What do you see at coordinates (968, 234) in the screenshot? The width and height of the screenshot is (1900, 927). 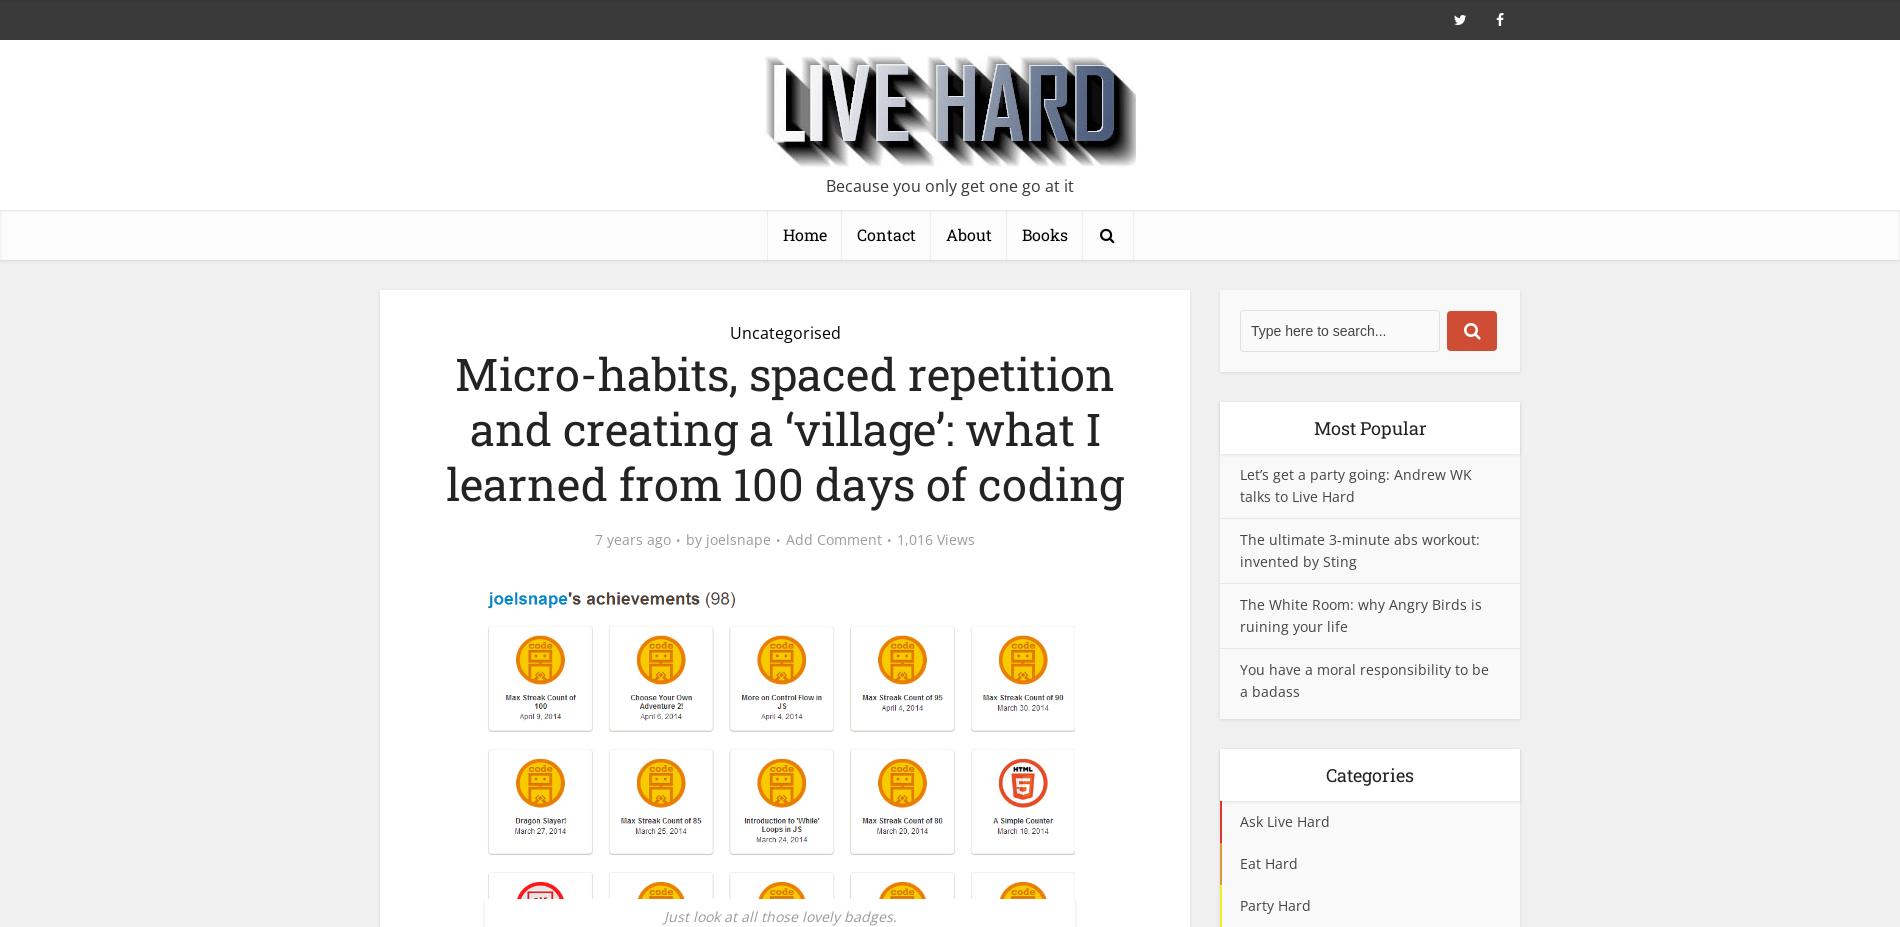 I see `'About'` at bounding box center [968, 234].